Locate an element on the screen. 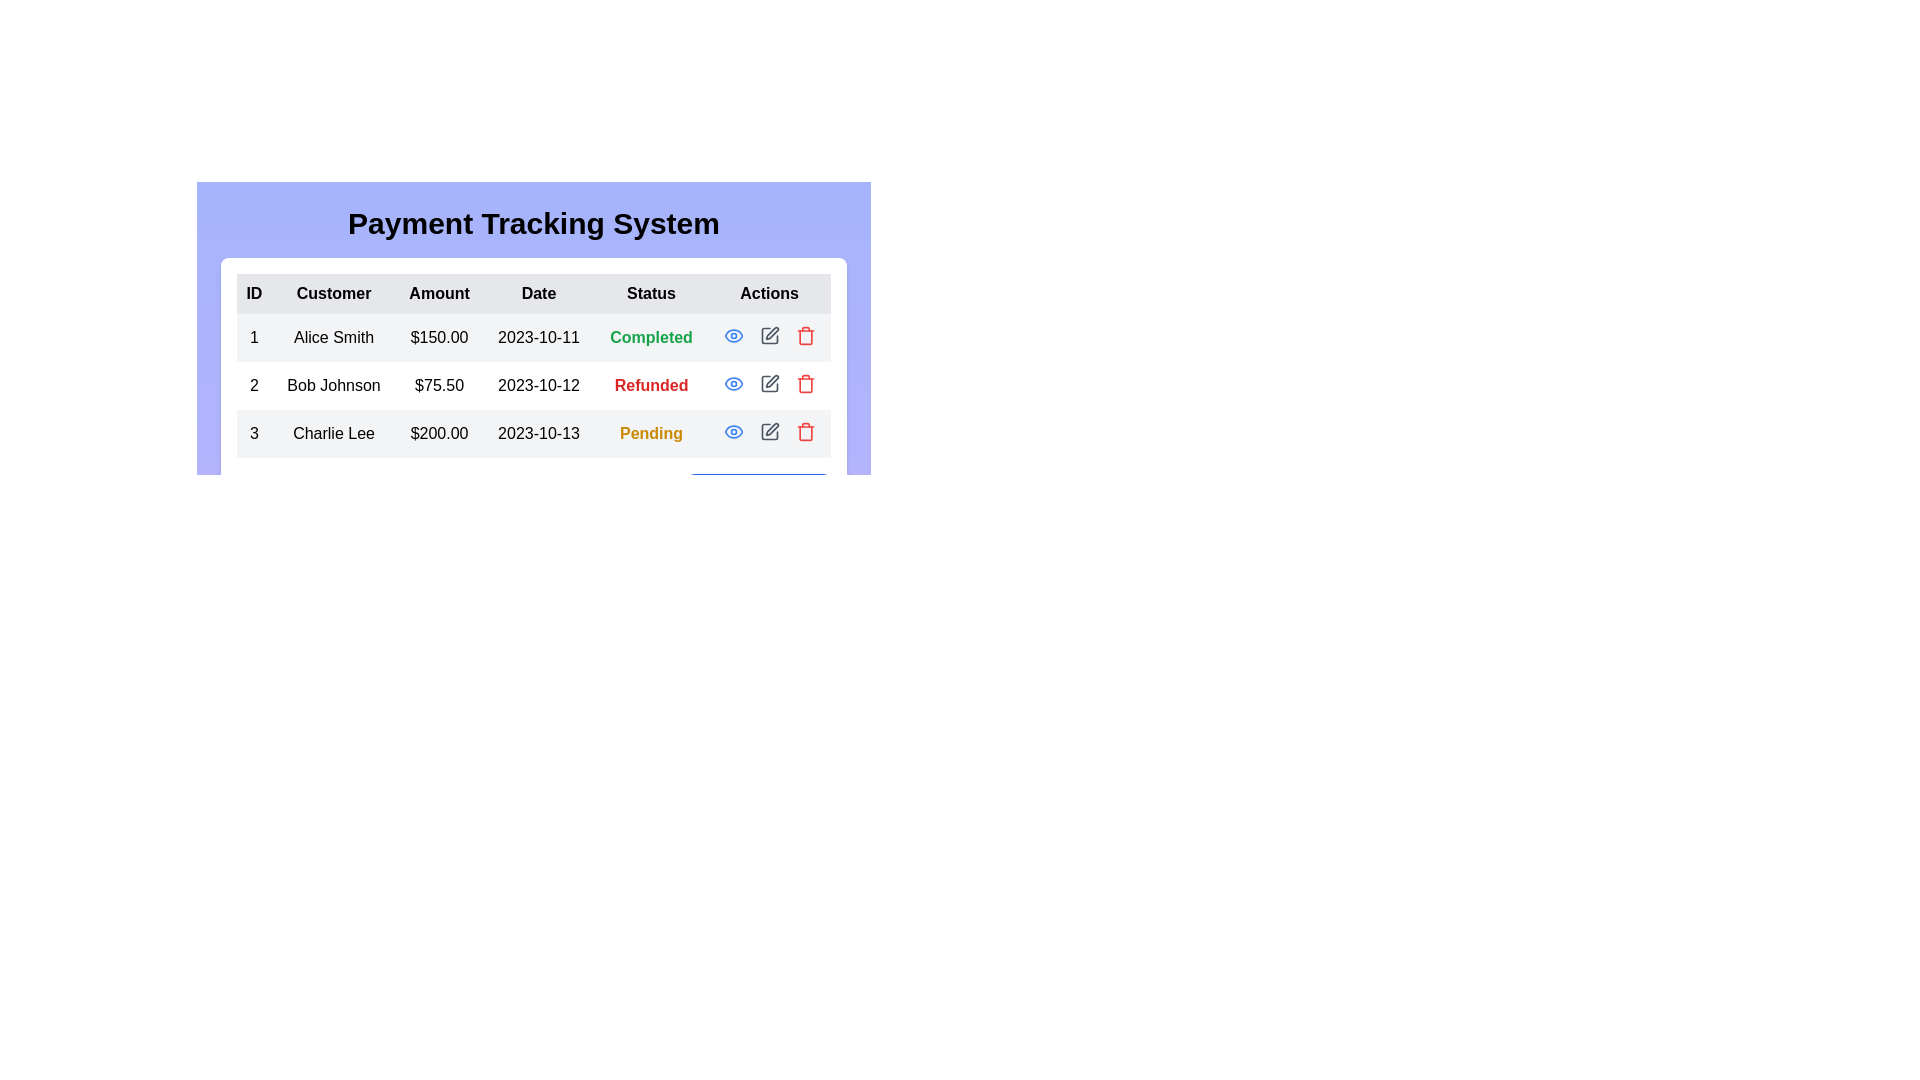  the viewing function button in the Actions column of the second row is located at coordinates (732, 334).